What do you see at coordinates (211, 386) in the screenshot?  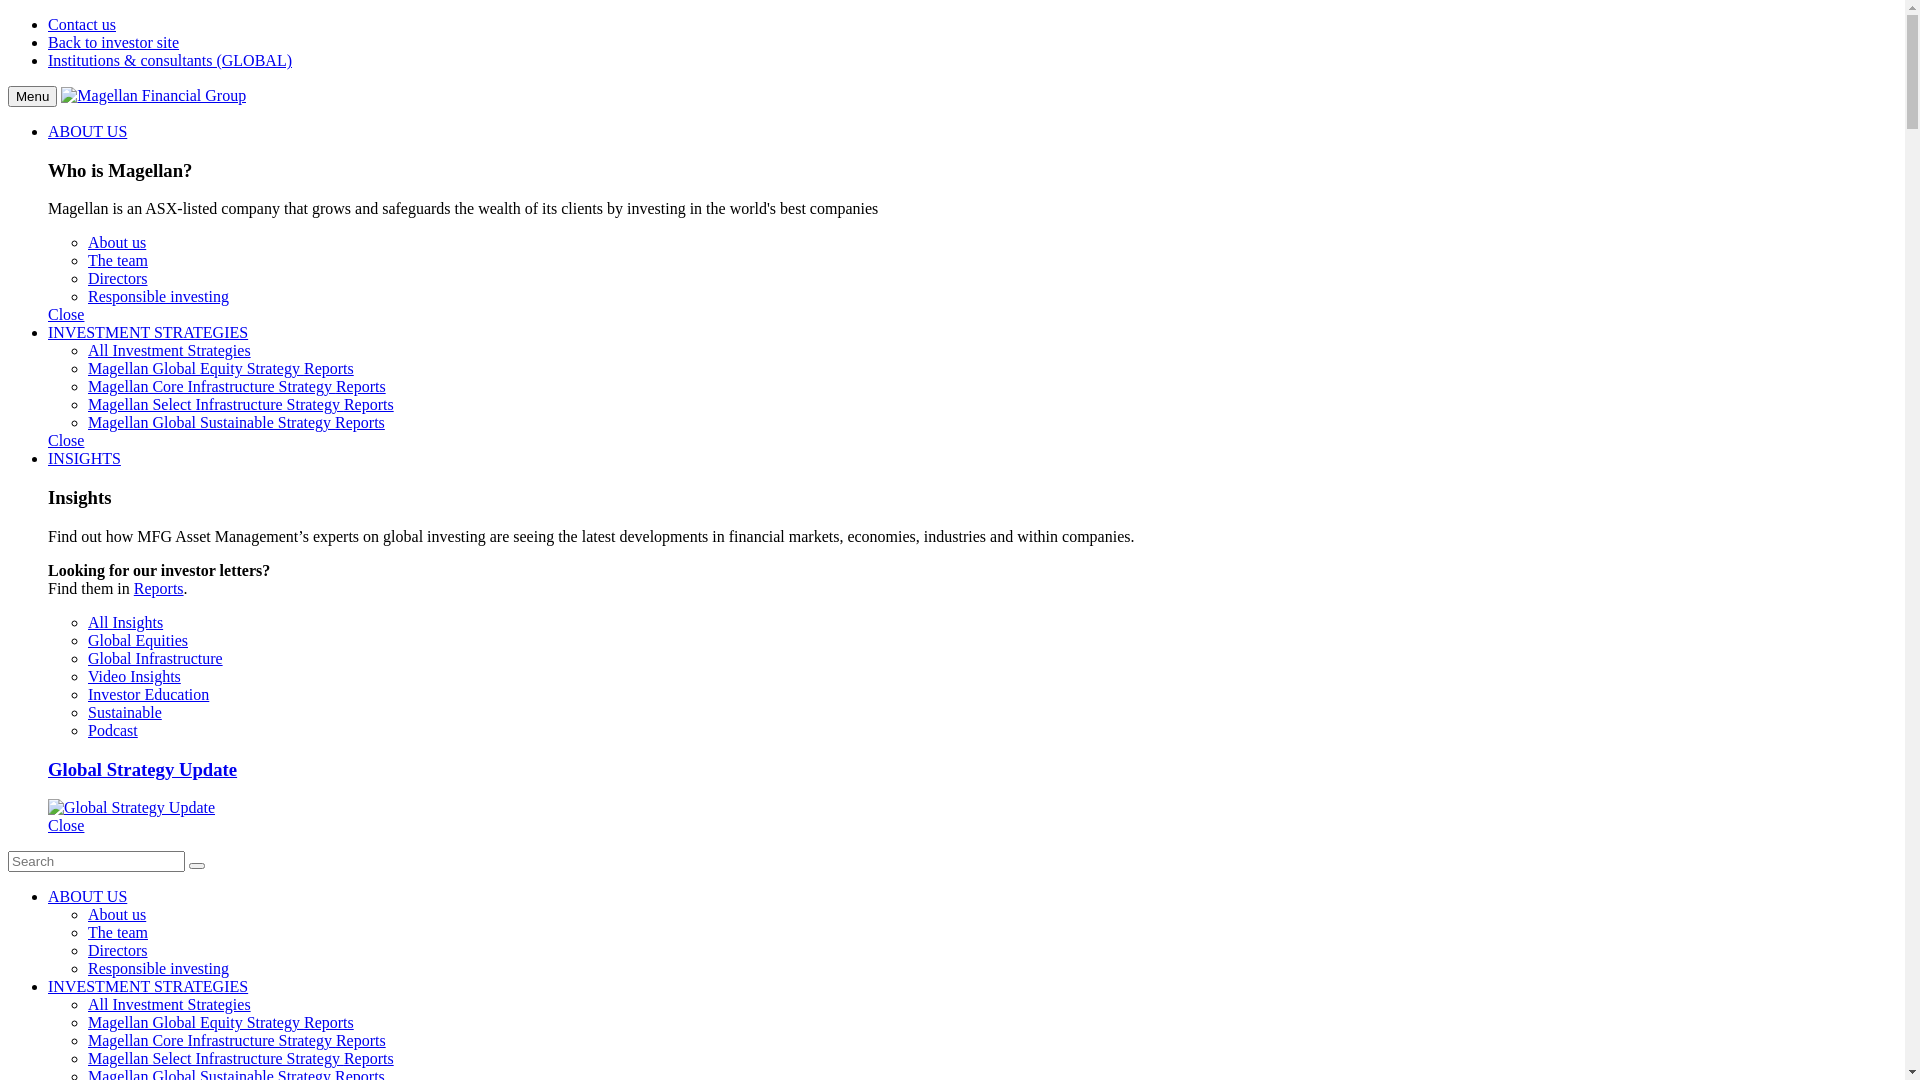 I see `'Magellan Core Infrastructure Strategy'` at bounding box center [211, 386].